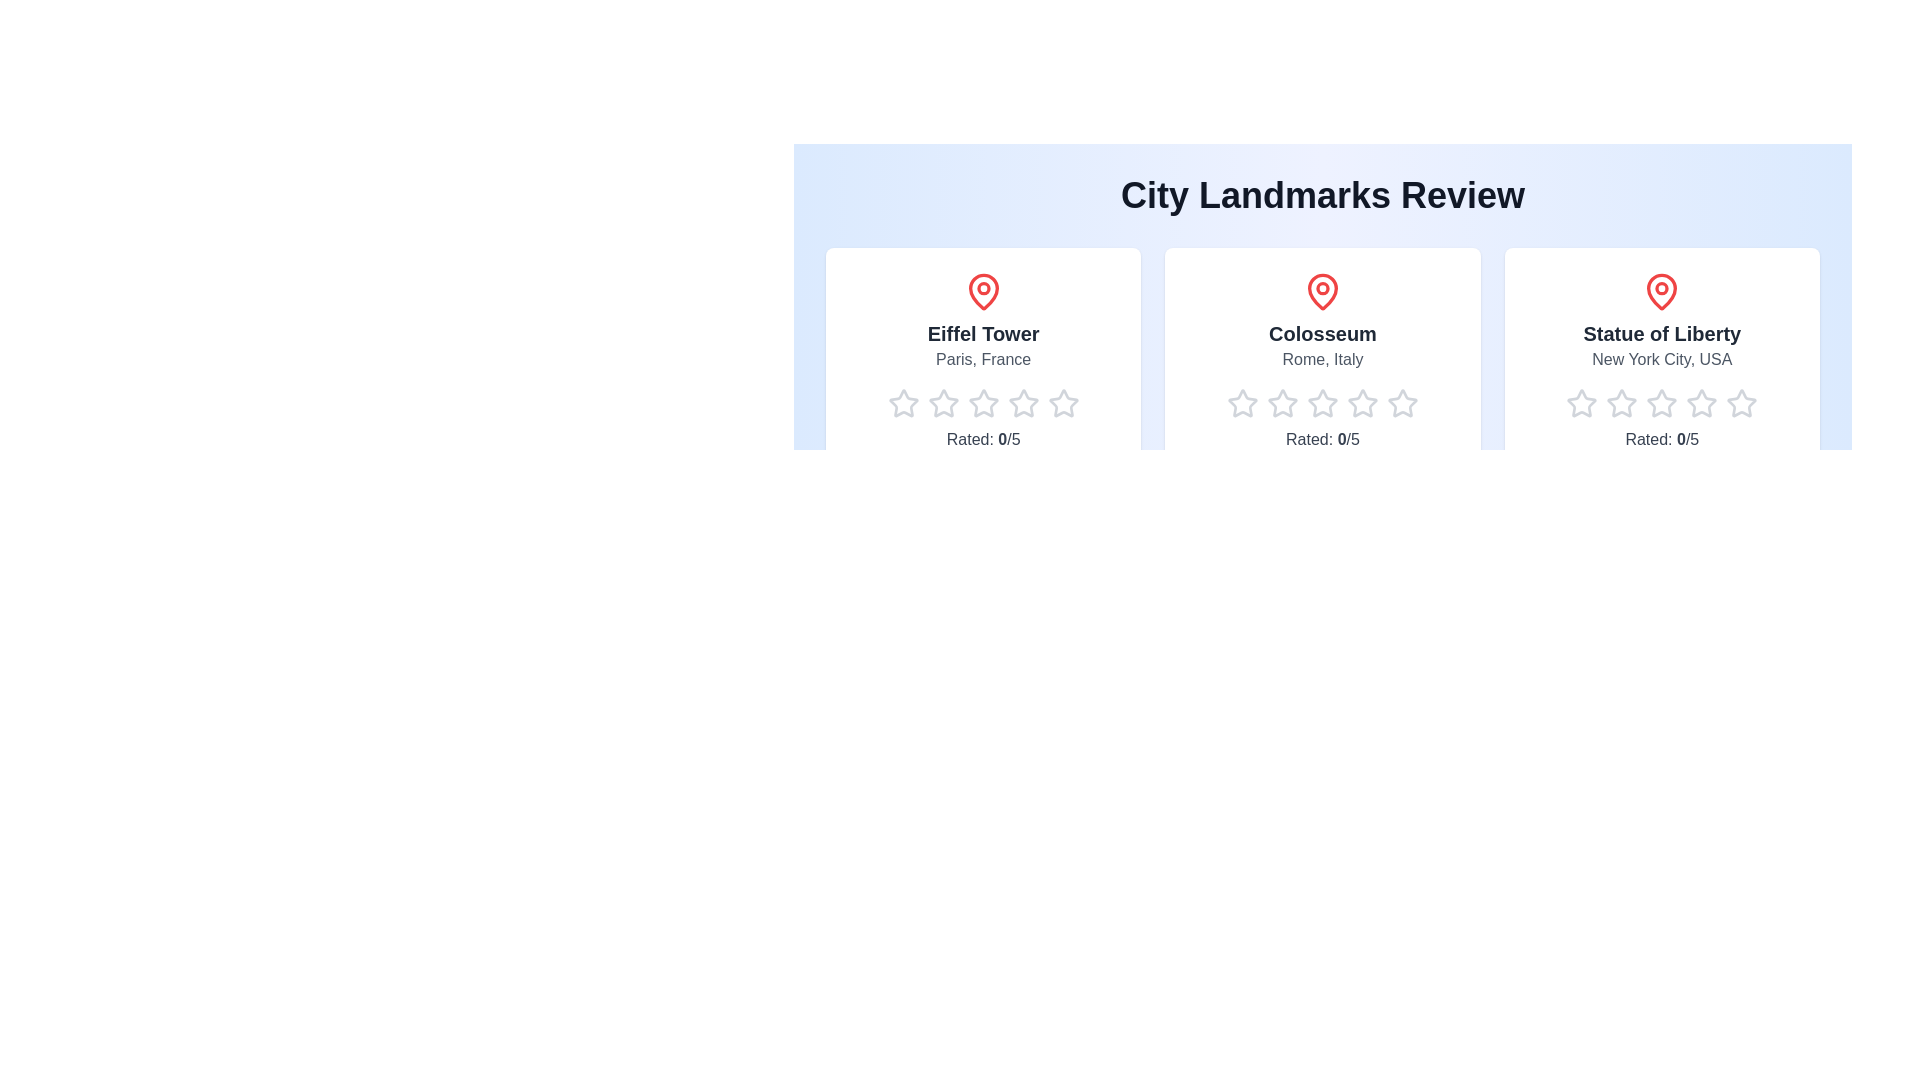 Image resolution: width=1920 pixels, height=1080 pixels. Describe the element at coordinates (1725, 404) in the screenshot. I see `the star corresponding to 5 for the landmark Statue of Liberty` at that location.